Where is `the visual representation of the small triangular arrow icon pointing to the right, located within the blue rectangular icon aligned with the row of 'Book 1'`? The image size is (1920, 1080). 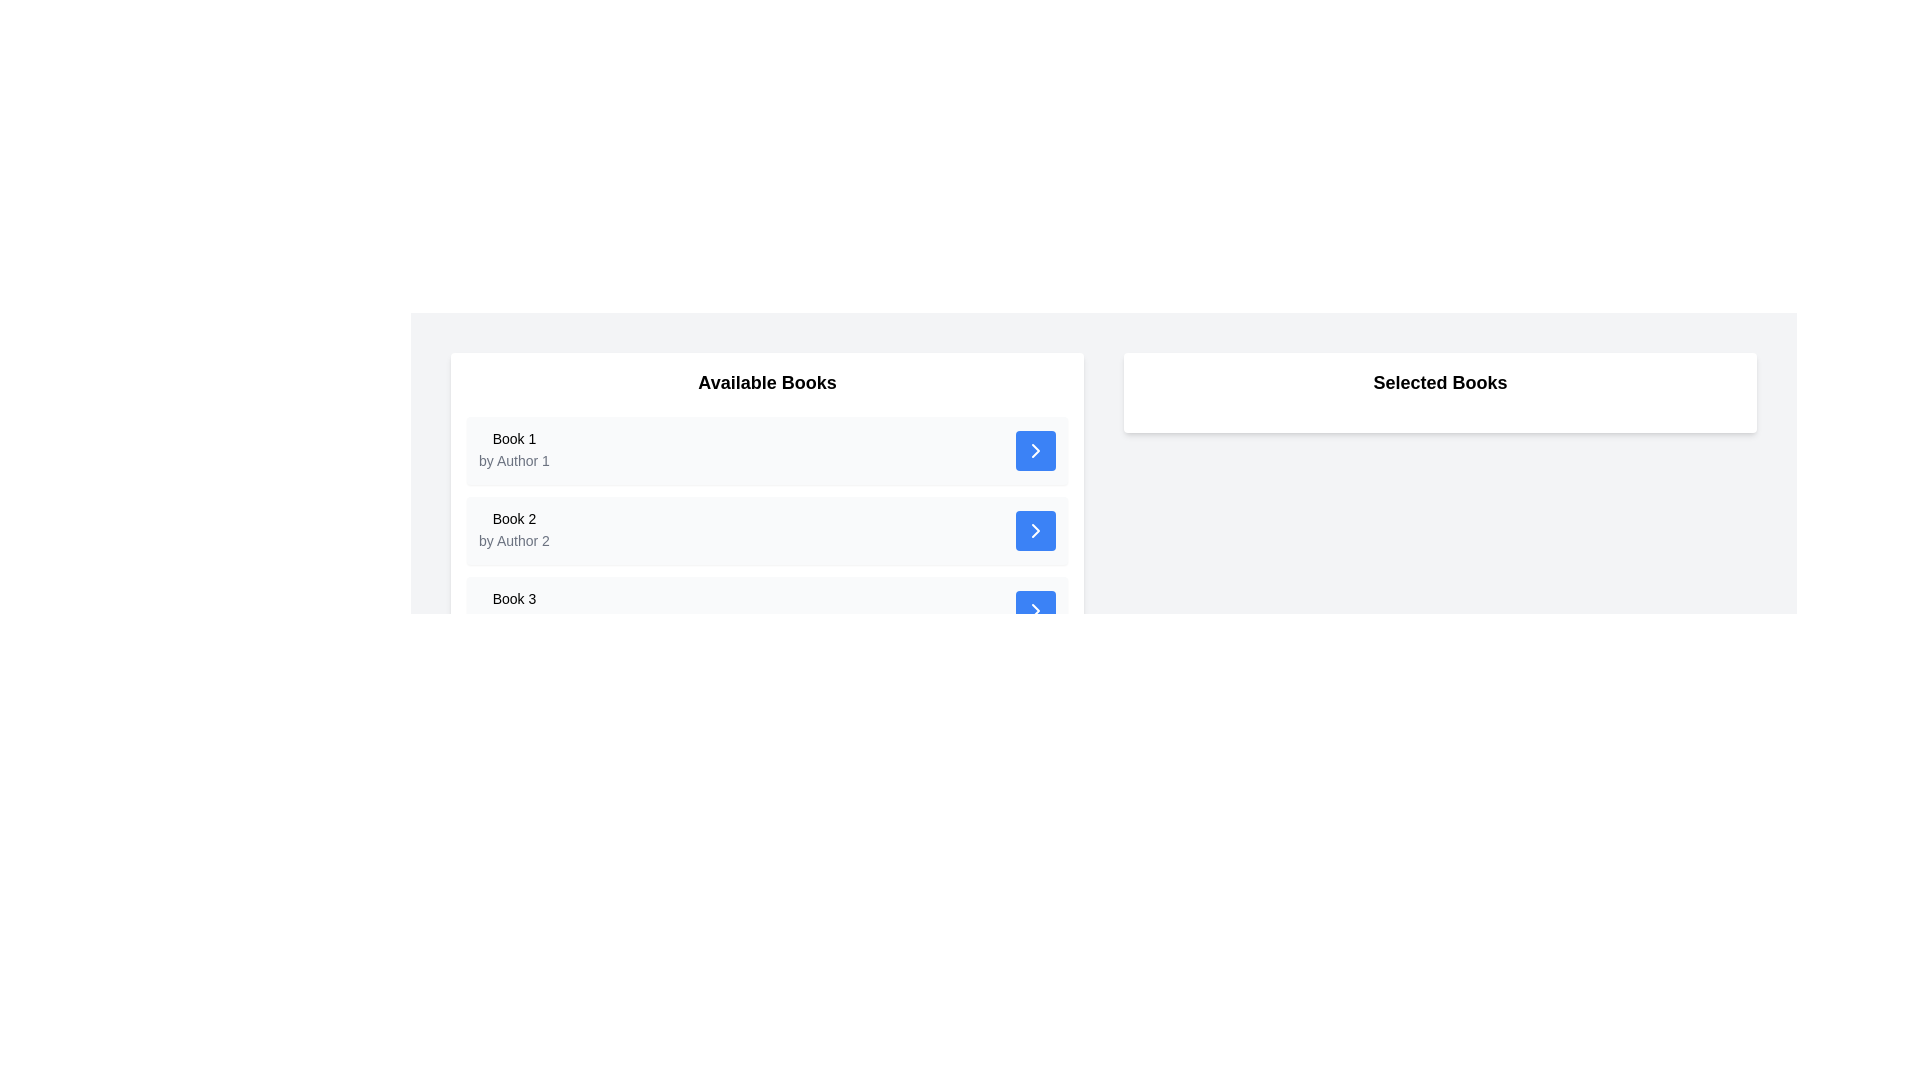 the visual representation of the small triangular arrow icon pointing to the right, located within the blue rectangular icon aligned with the row of 'Book 1' is located at coordinates (1036, 451).